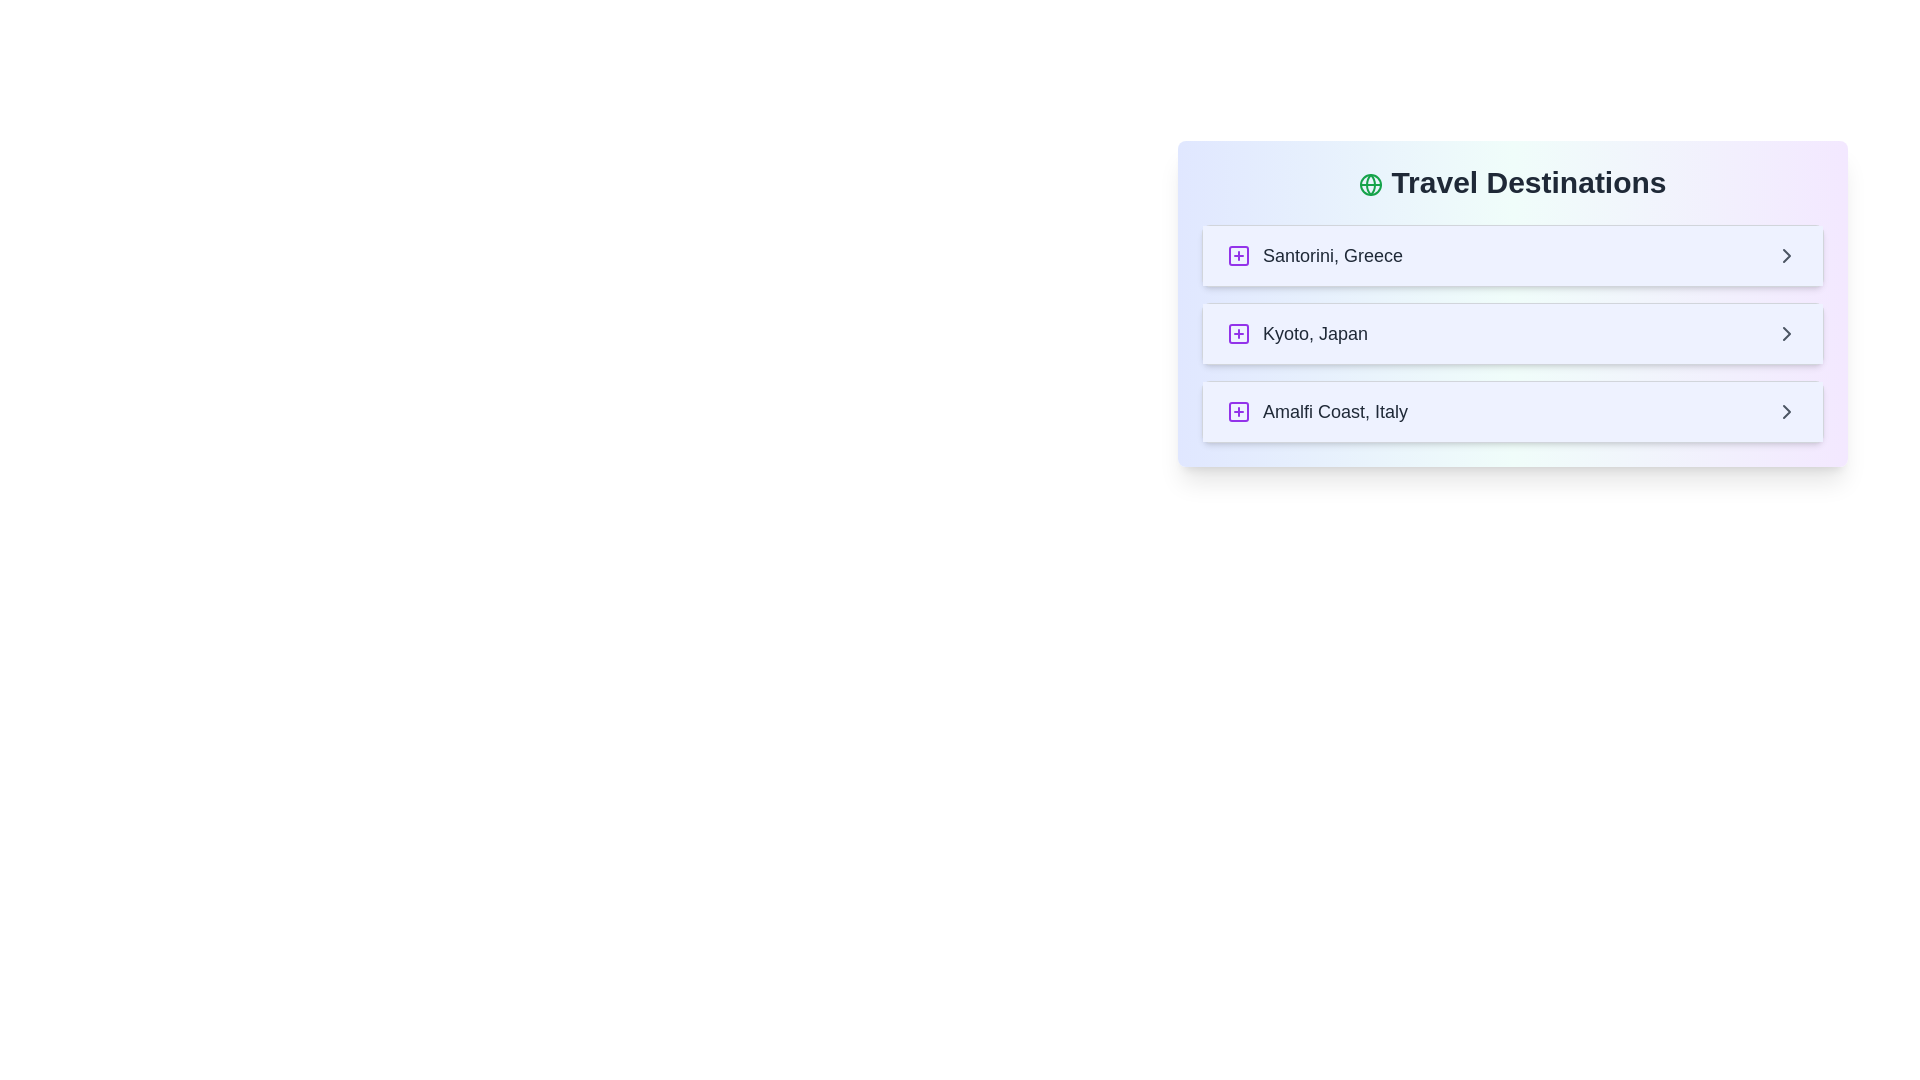 The width and height of the screenshot is (1920, 1080). What do you see at coordinates (1237, 254) in the screenshot?
I see `the outlined square button with a centered plus sign, located to the left of the text 'Santorini, Greece' in the 'Travel Destinations' list` at bounding box center [1237, 254].